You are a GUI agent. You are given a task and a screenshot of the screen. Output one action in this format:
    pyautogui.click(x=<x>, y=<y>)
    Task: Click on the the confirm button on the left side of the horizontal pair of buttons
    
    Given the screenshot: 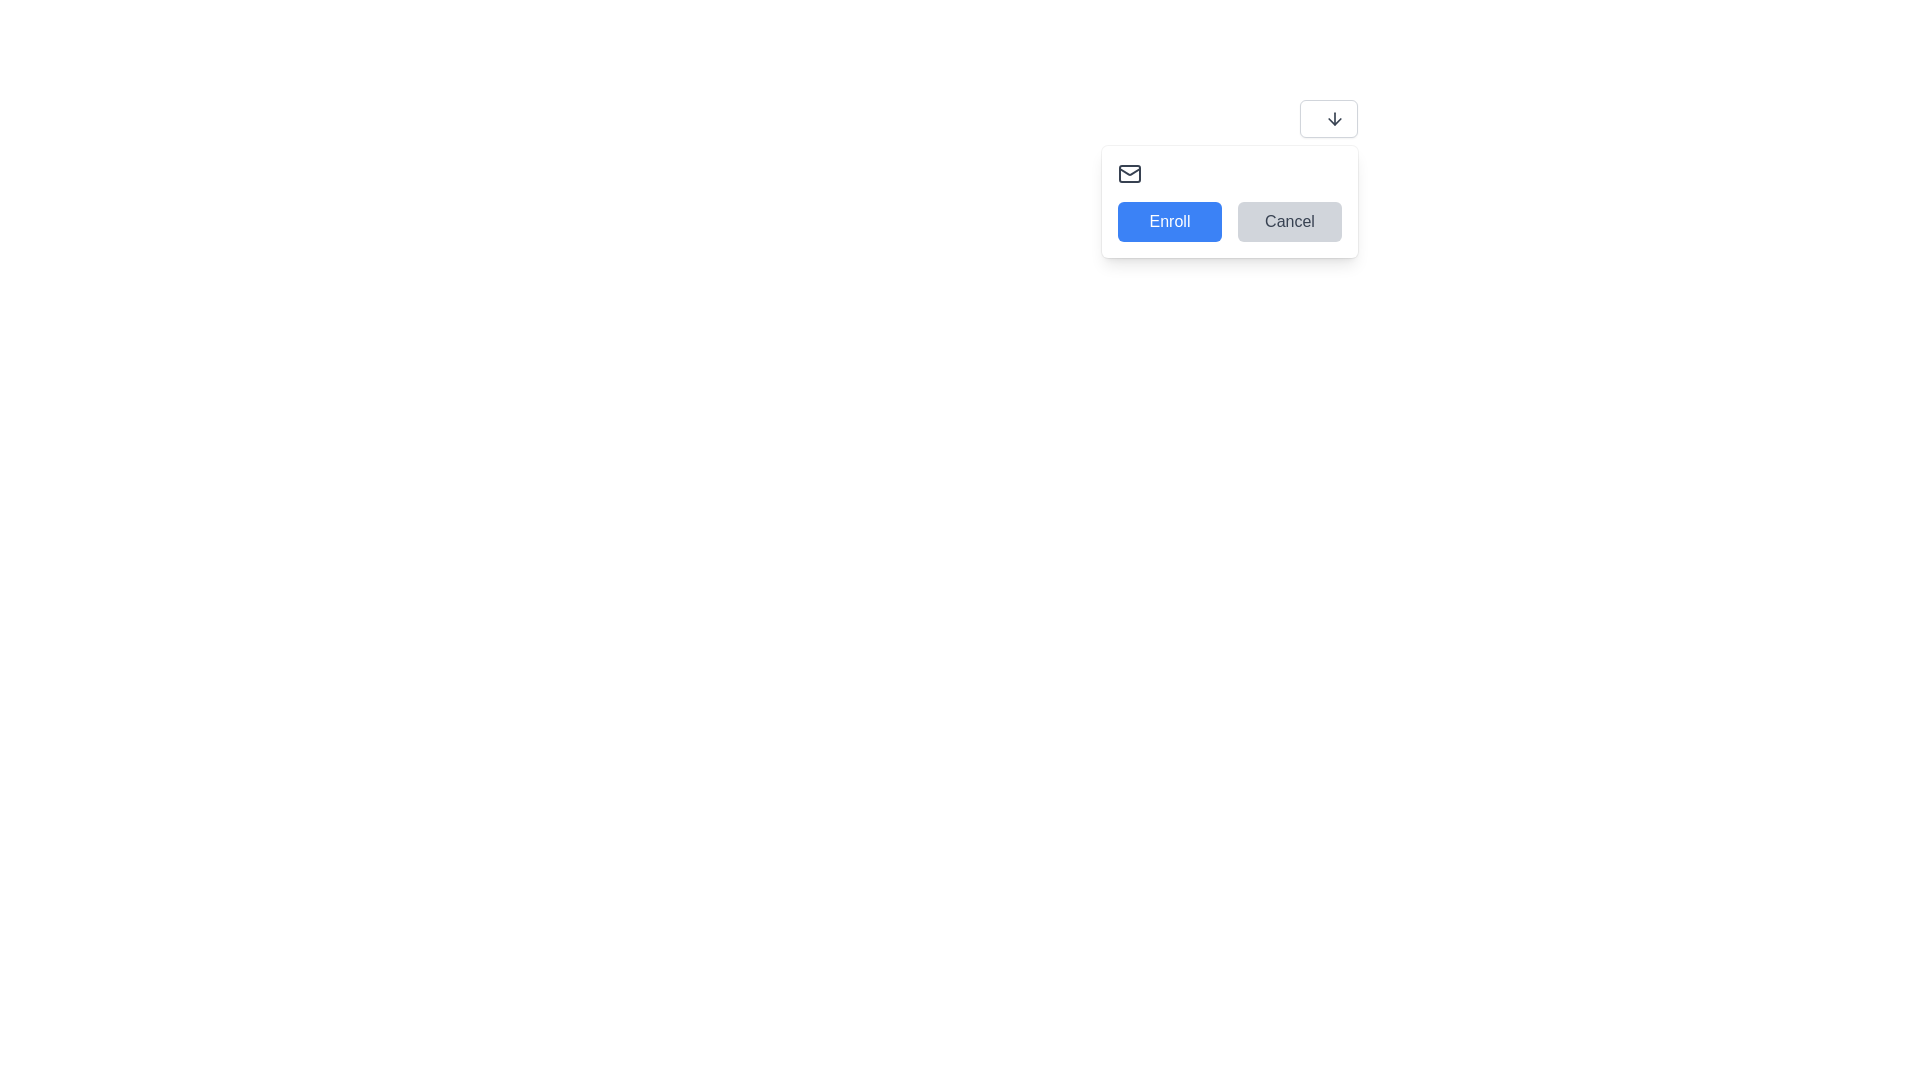 What is the action you would take?
    pyautogui.click(x=1170, y=222)
    